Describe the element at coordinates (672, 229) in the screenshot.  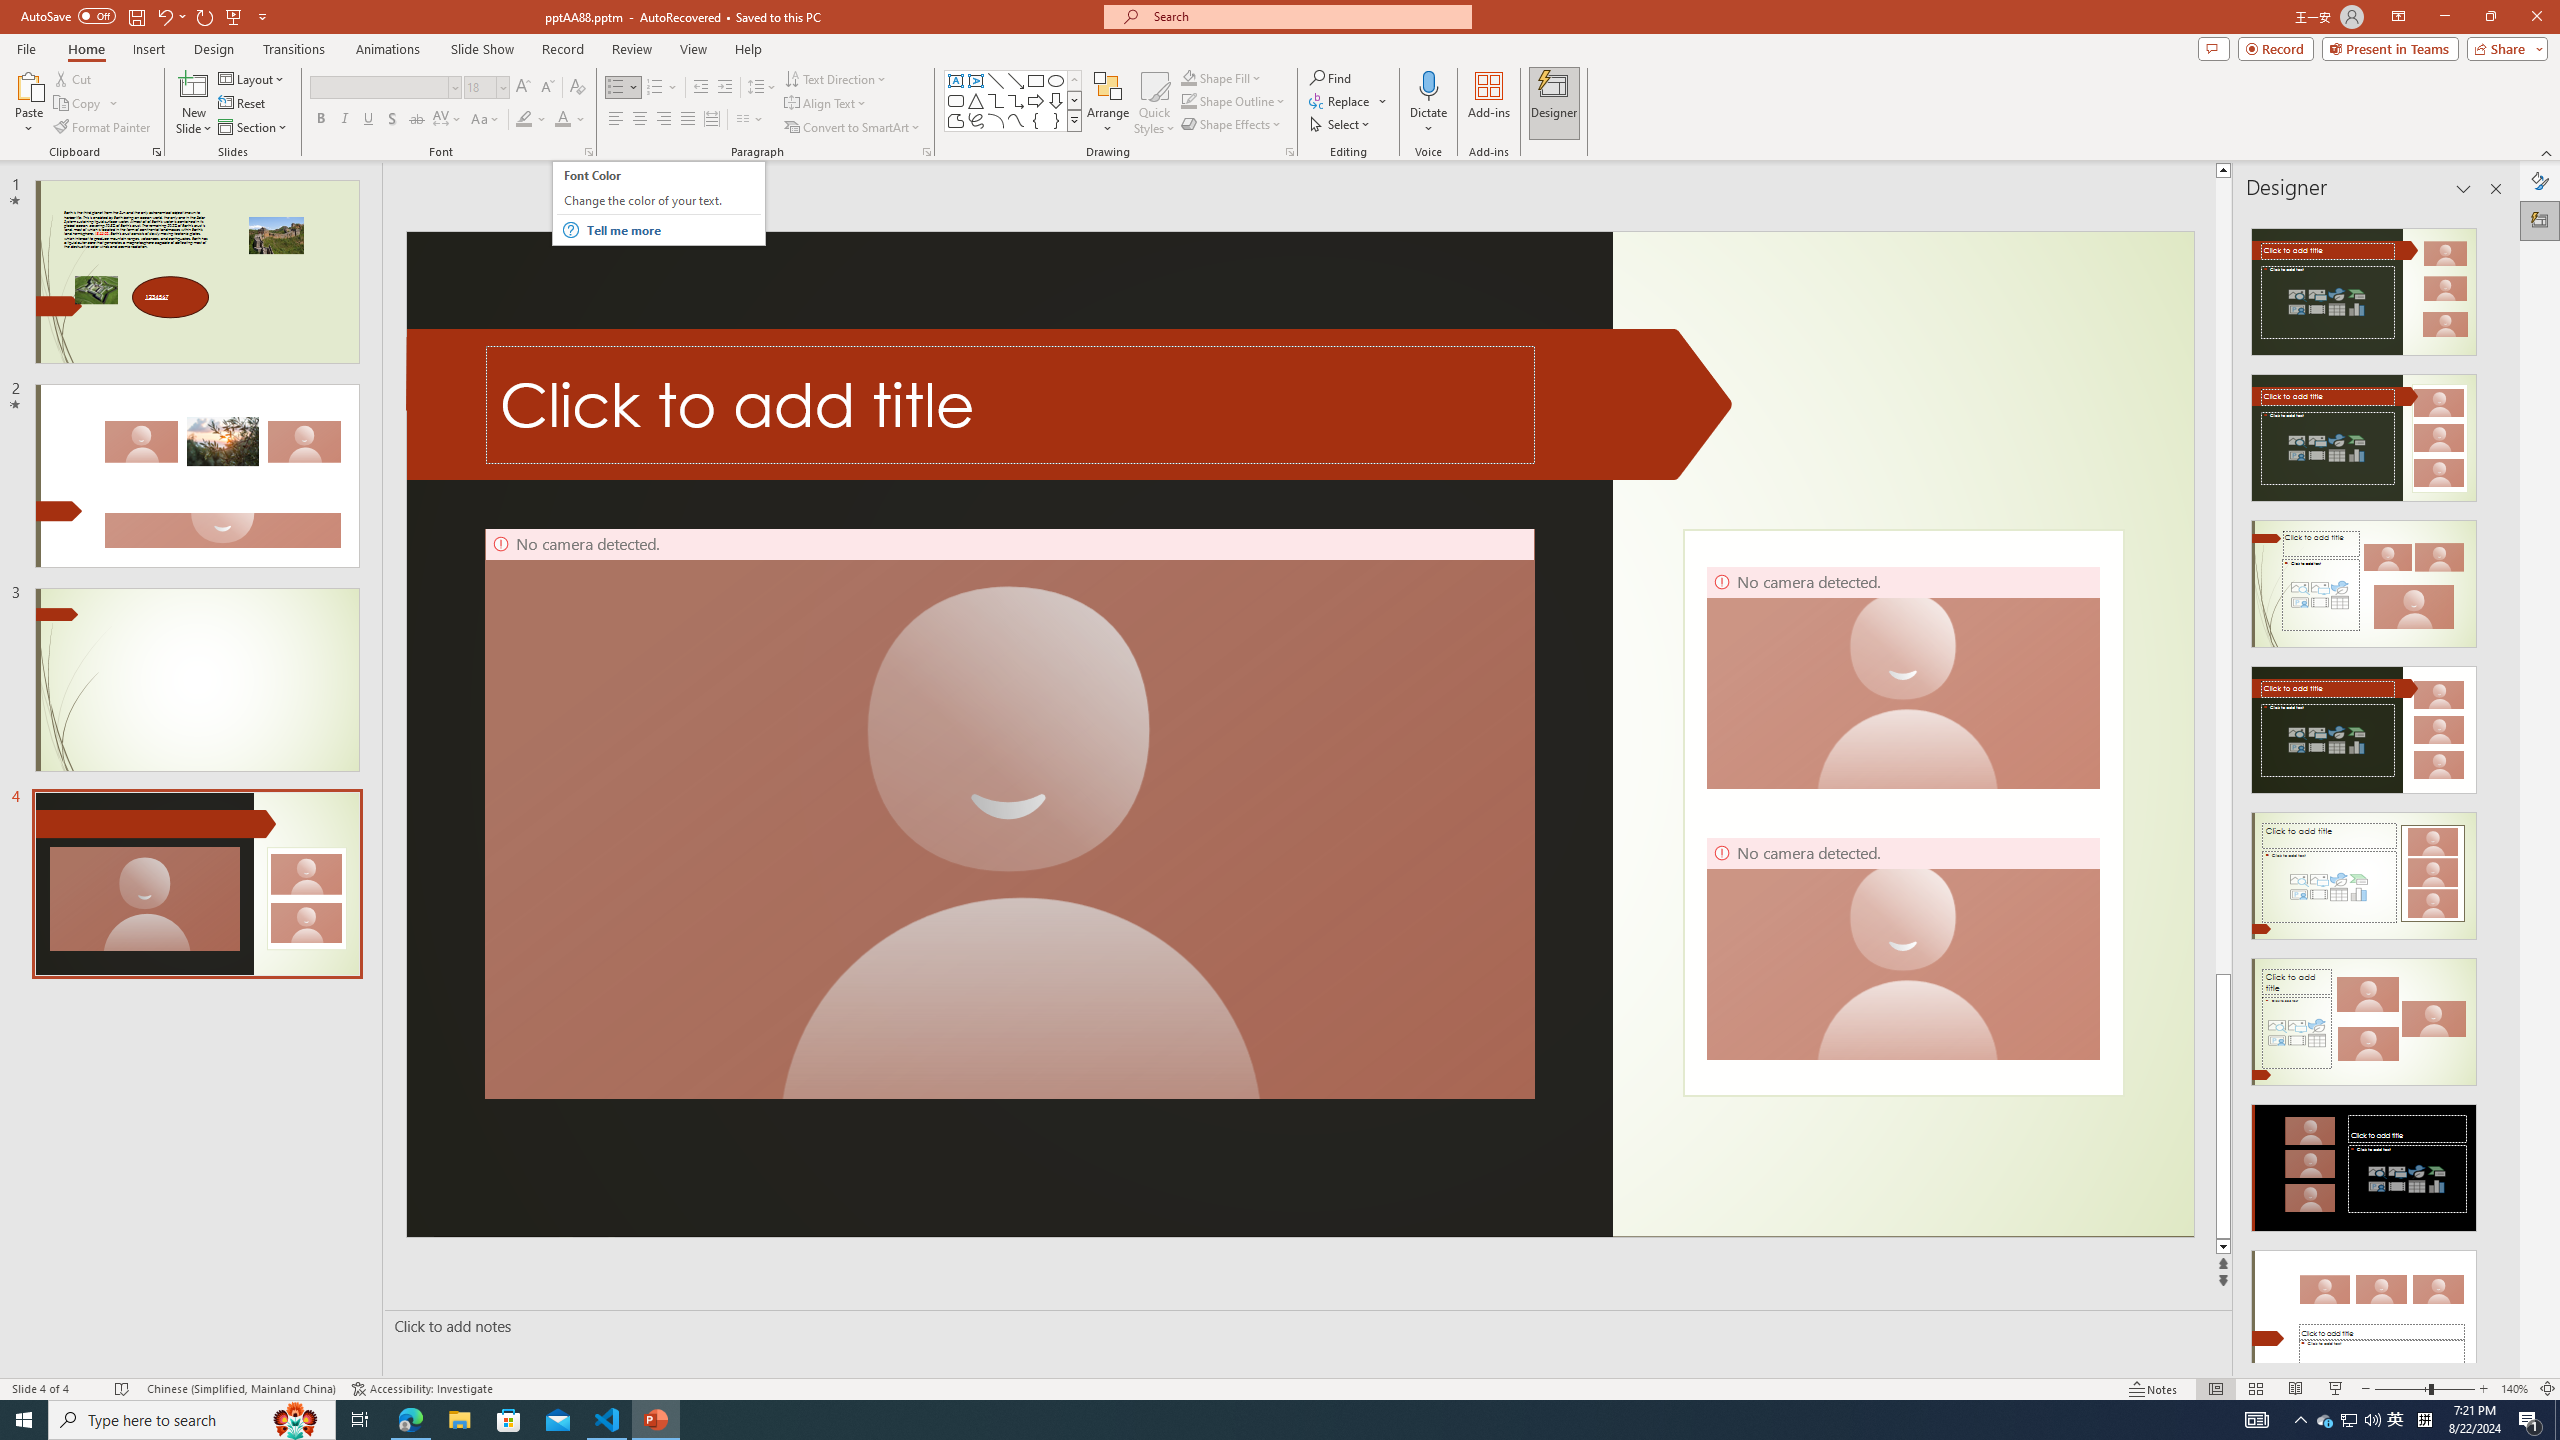
I see `'Tell me more'` at that location.